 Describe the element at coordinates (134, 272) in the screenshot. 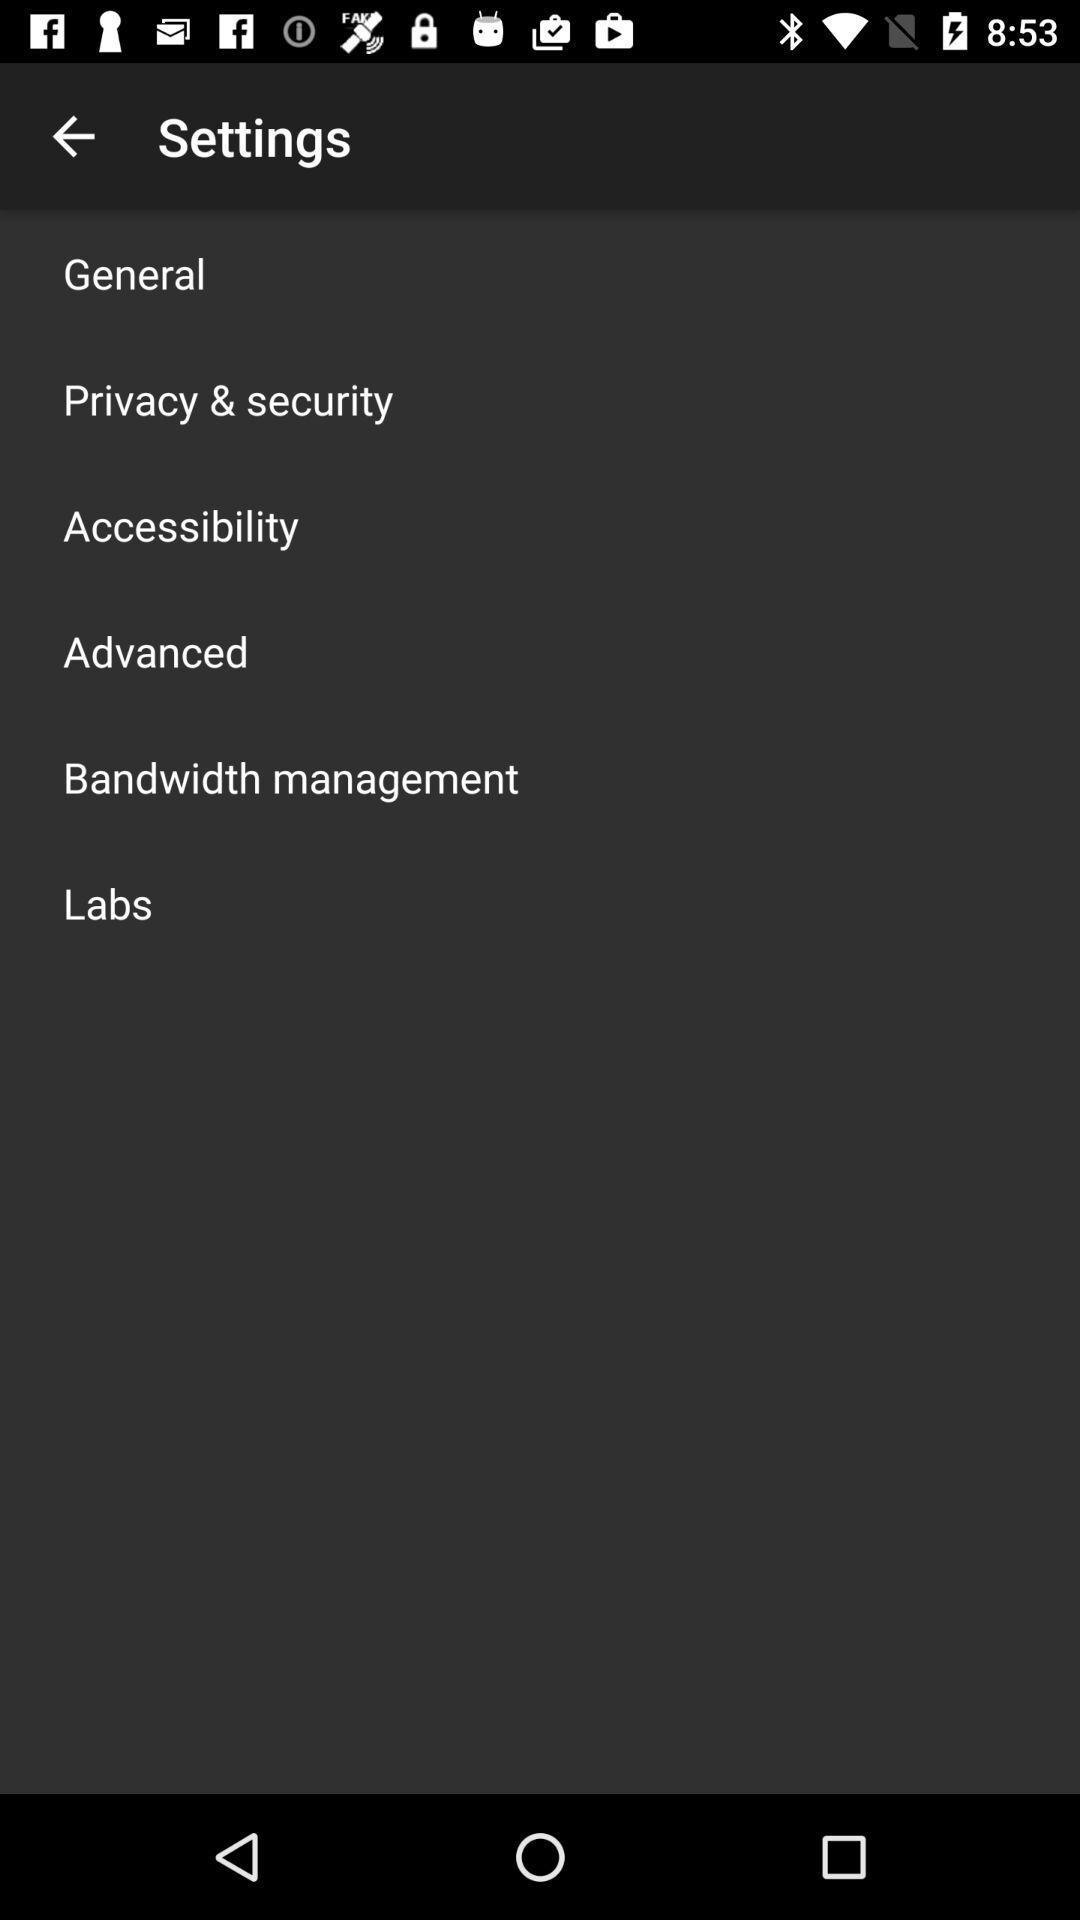

I see `the general` at that location.